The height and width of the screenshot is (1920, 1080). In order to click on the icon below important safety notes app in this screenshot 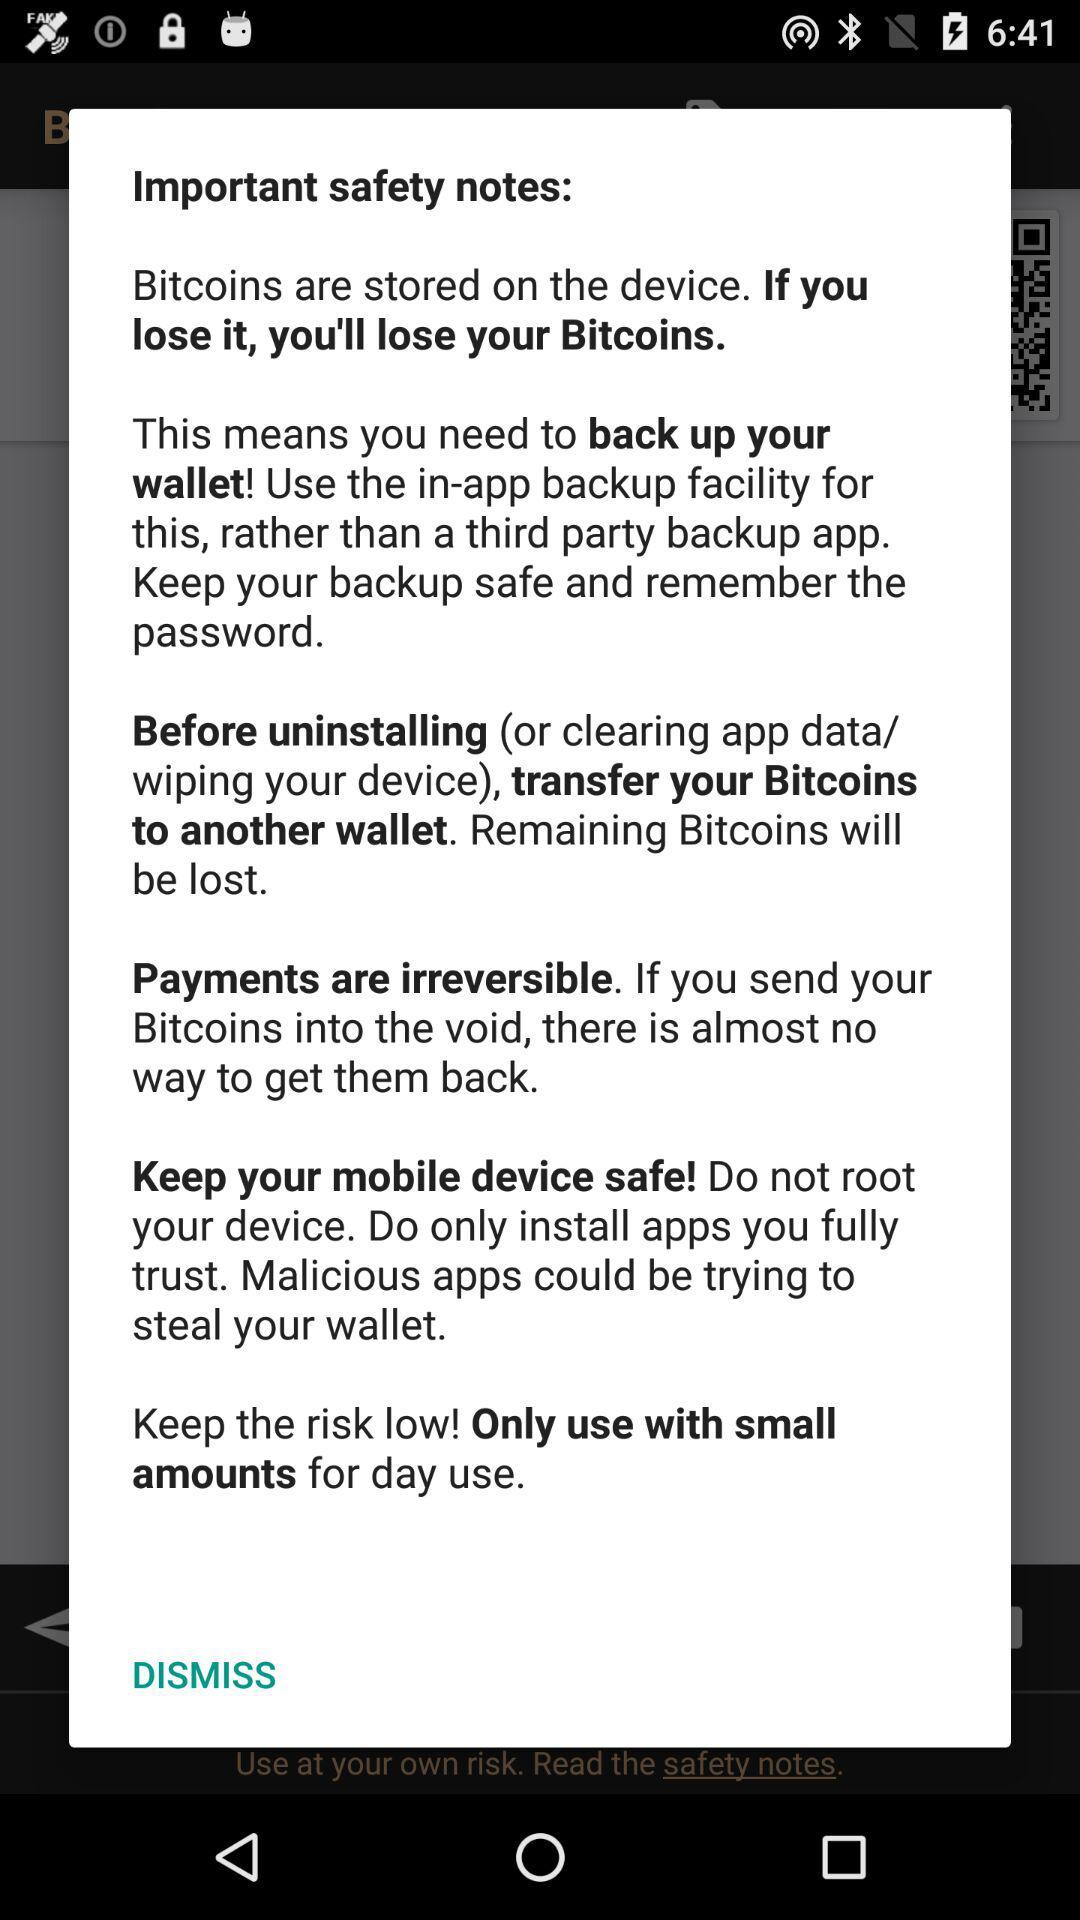, I will do `click(204, 1674)`.